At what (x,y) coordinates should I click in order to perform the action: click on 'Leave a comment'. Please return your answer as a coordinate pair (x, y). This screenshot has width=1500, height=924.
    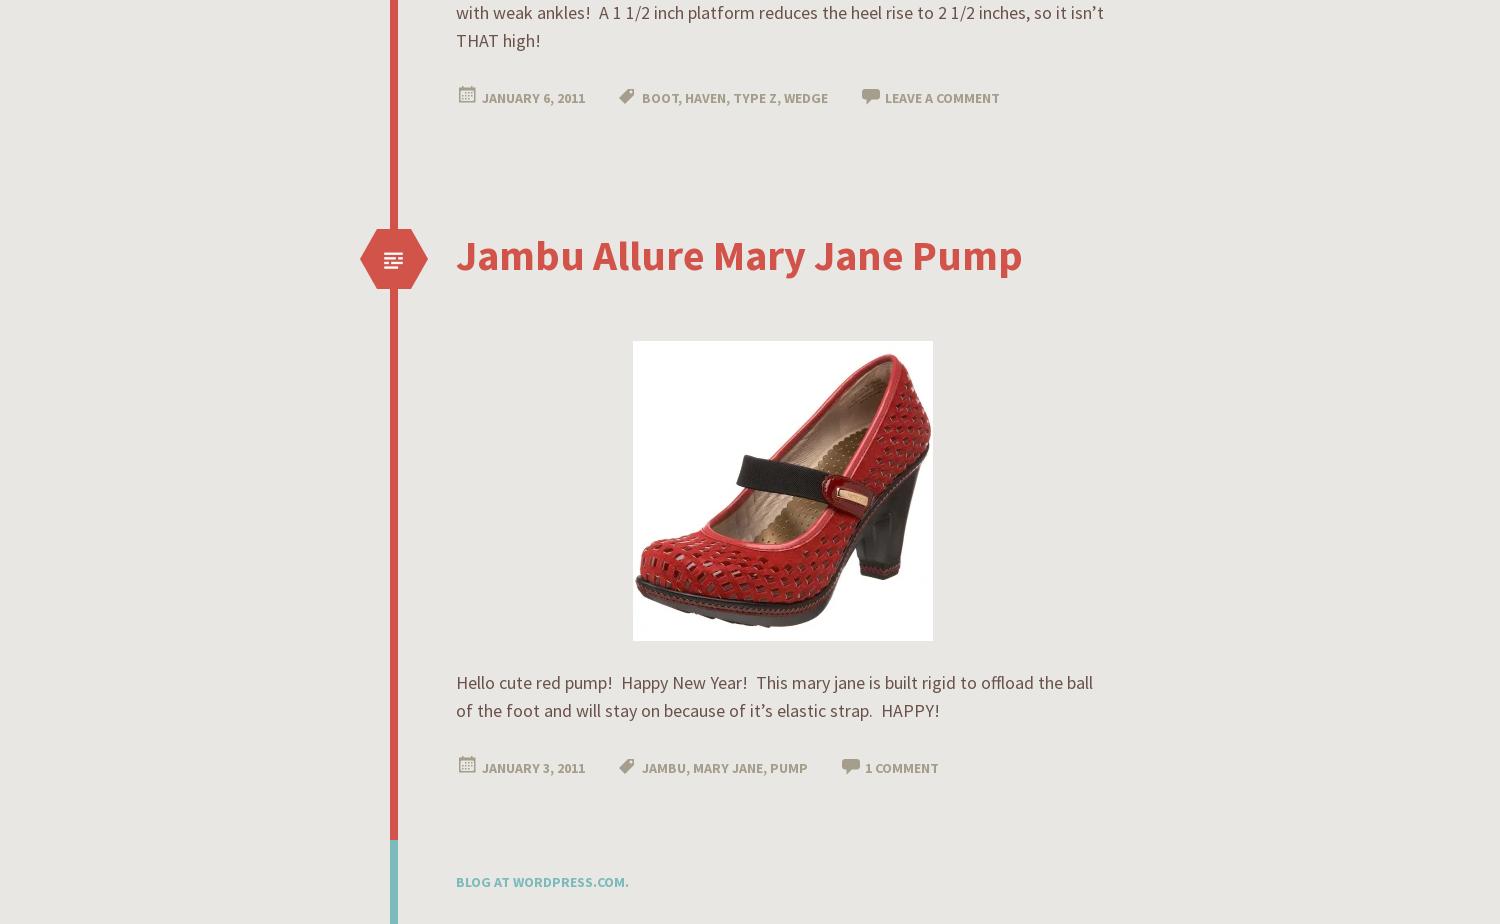
    Looking at the image, I should click on (941, 98).